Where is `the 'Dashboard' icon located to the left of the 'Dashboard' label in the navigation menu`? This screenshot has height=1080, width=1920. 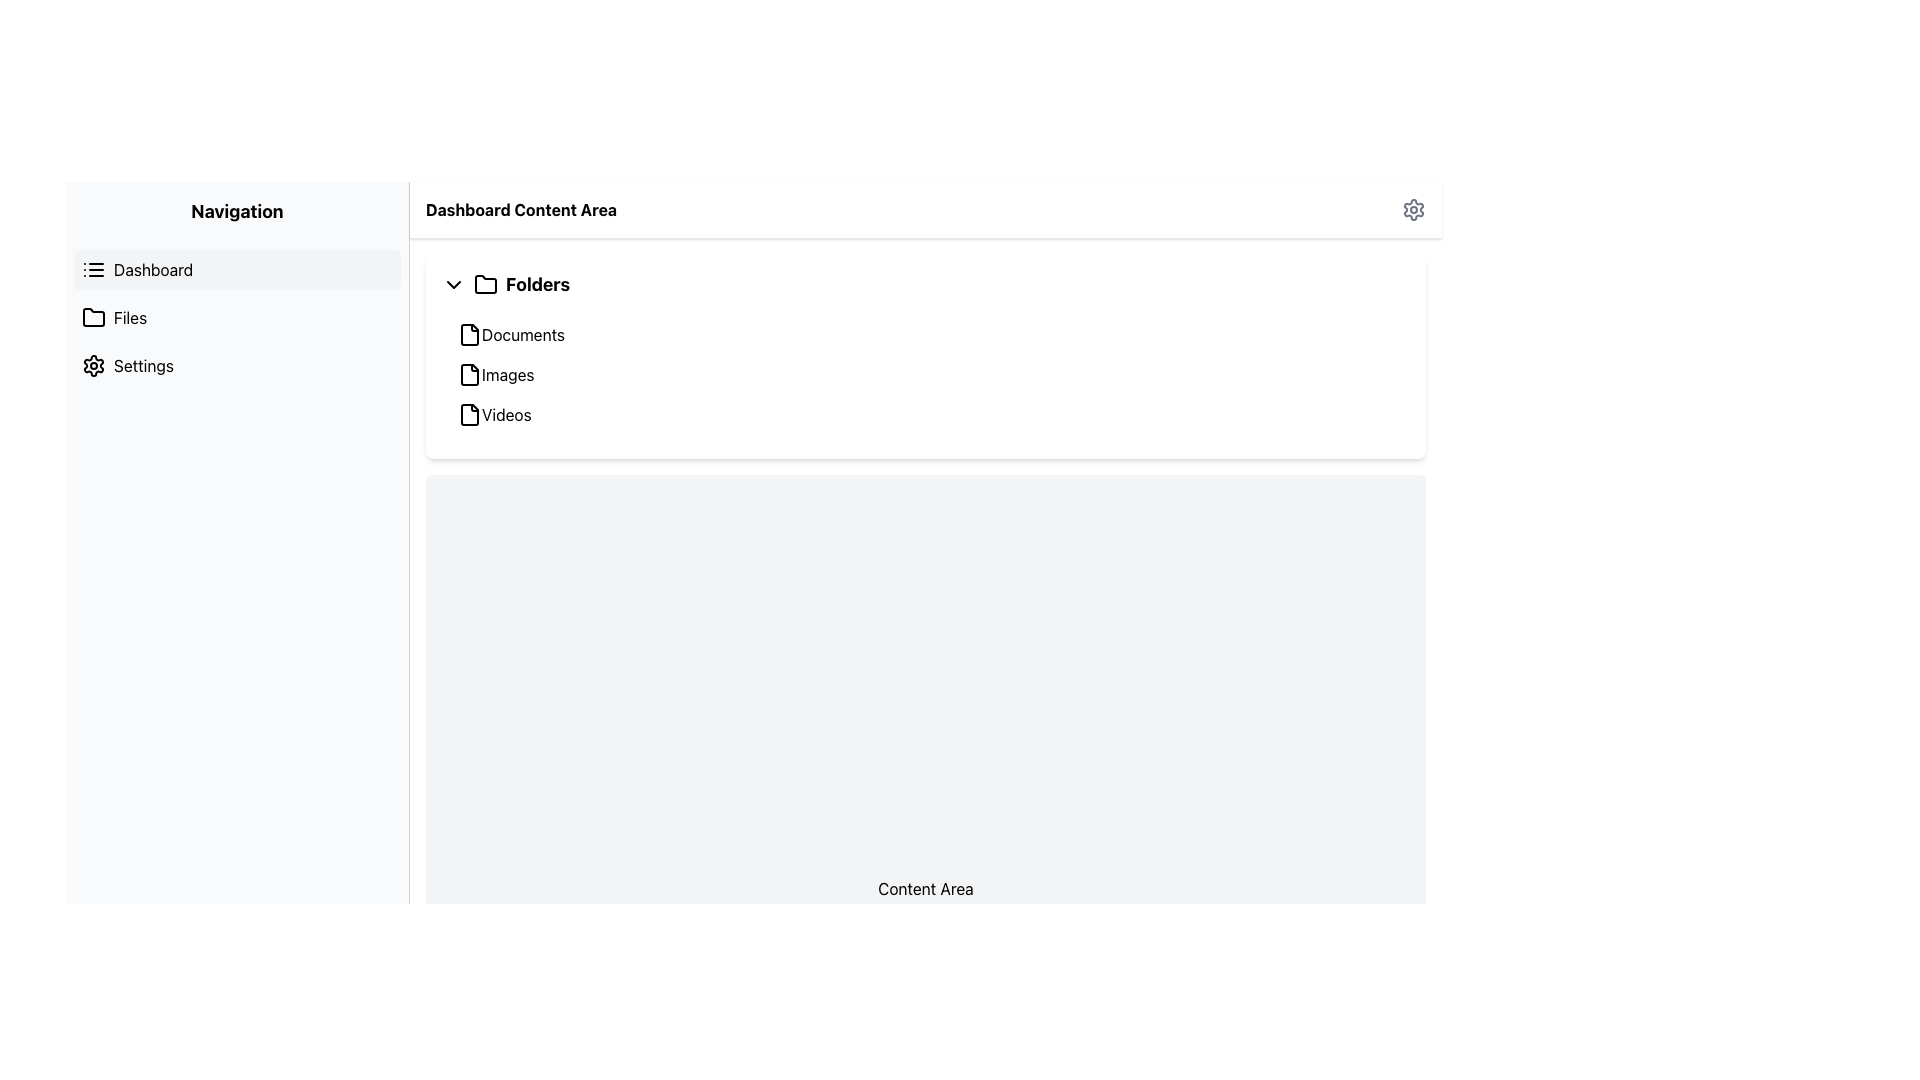 the 'Dashboard' icon located to the left of the 'Dashboard' label in the navigation menu is located at coordinates (93, 270).